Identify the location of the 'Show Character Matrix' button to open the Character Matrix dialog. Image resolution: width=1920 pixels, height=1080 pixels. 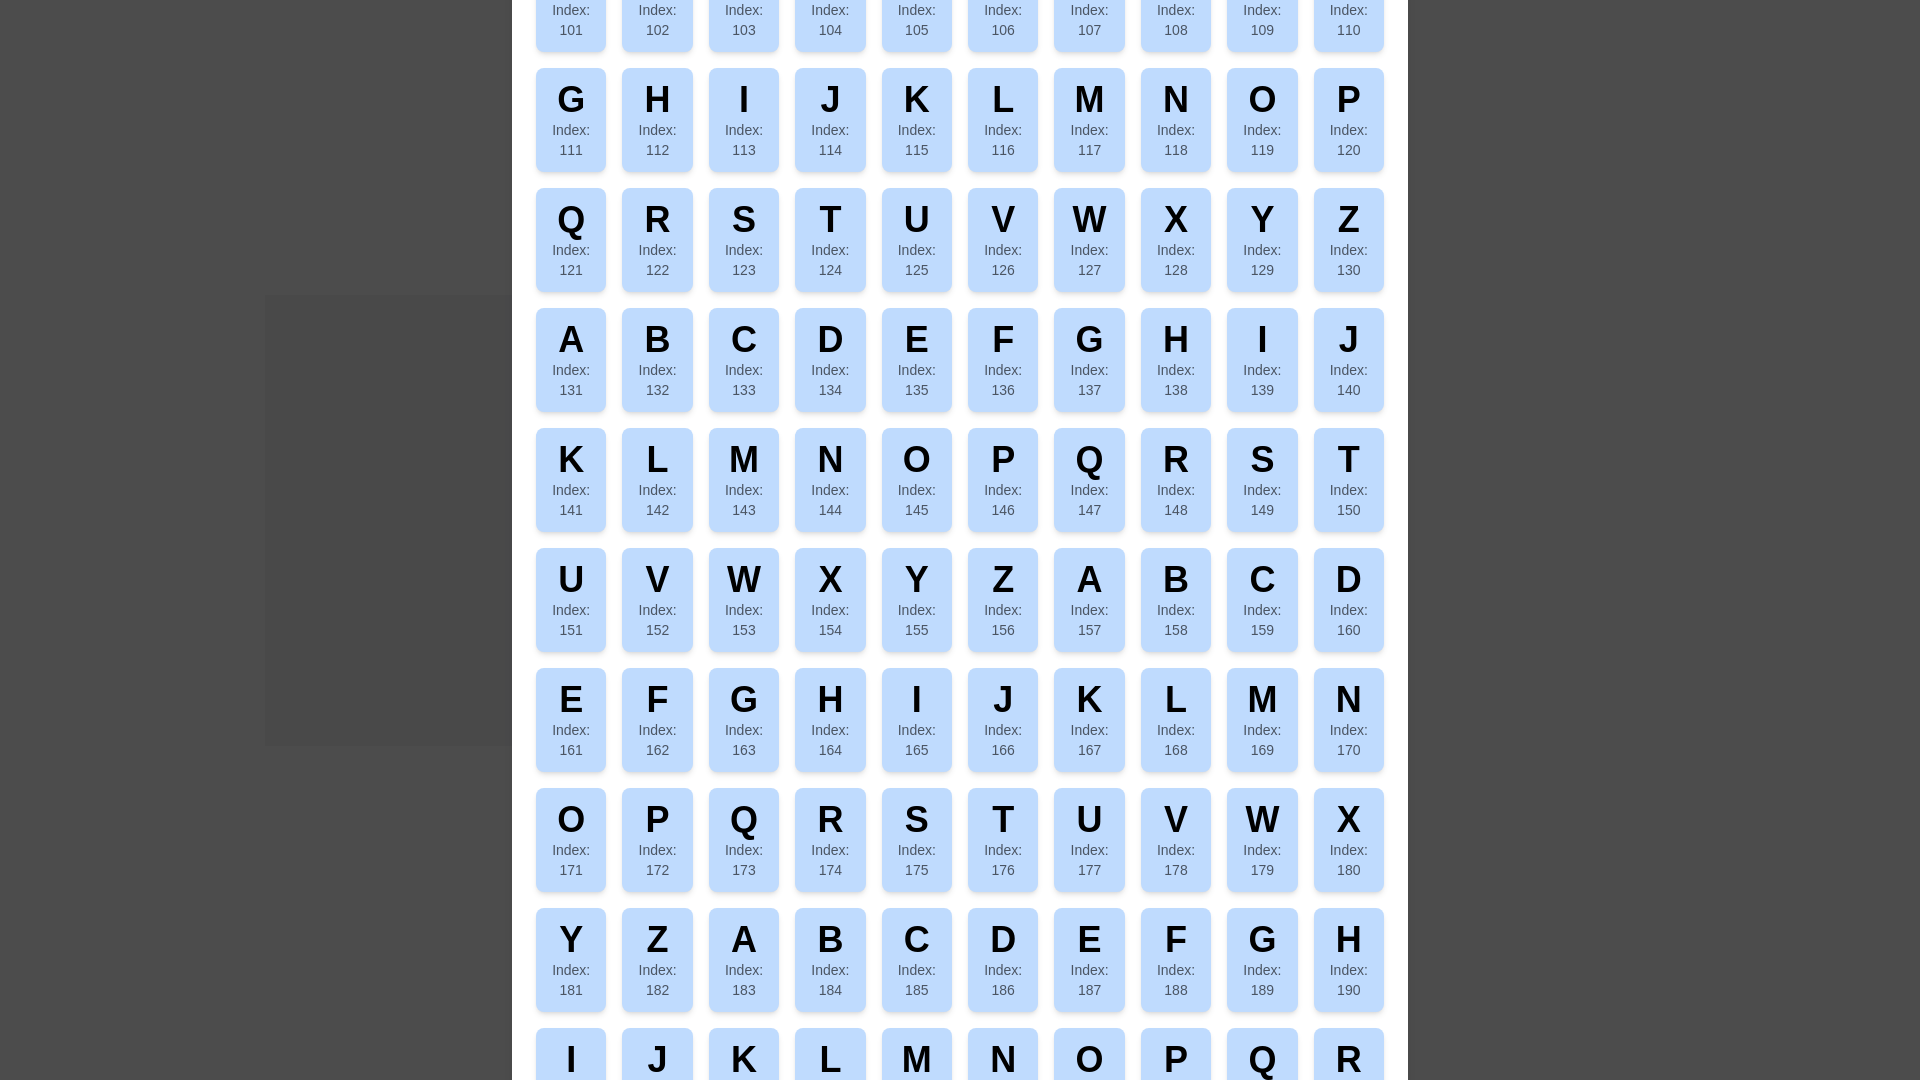
(822, 834).